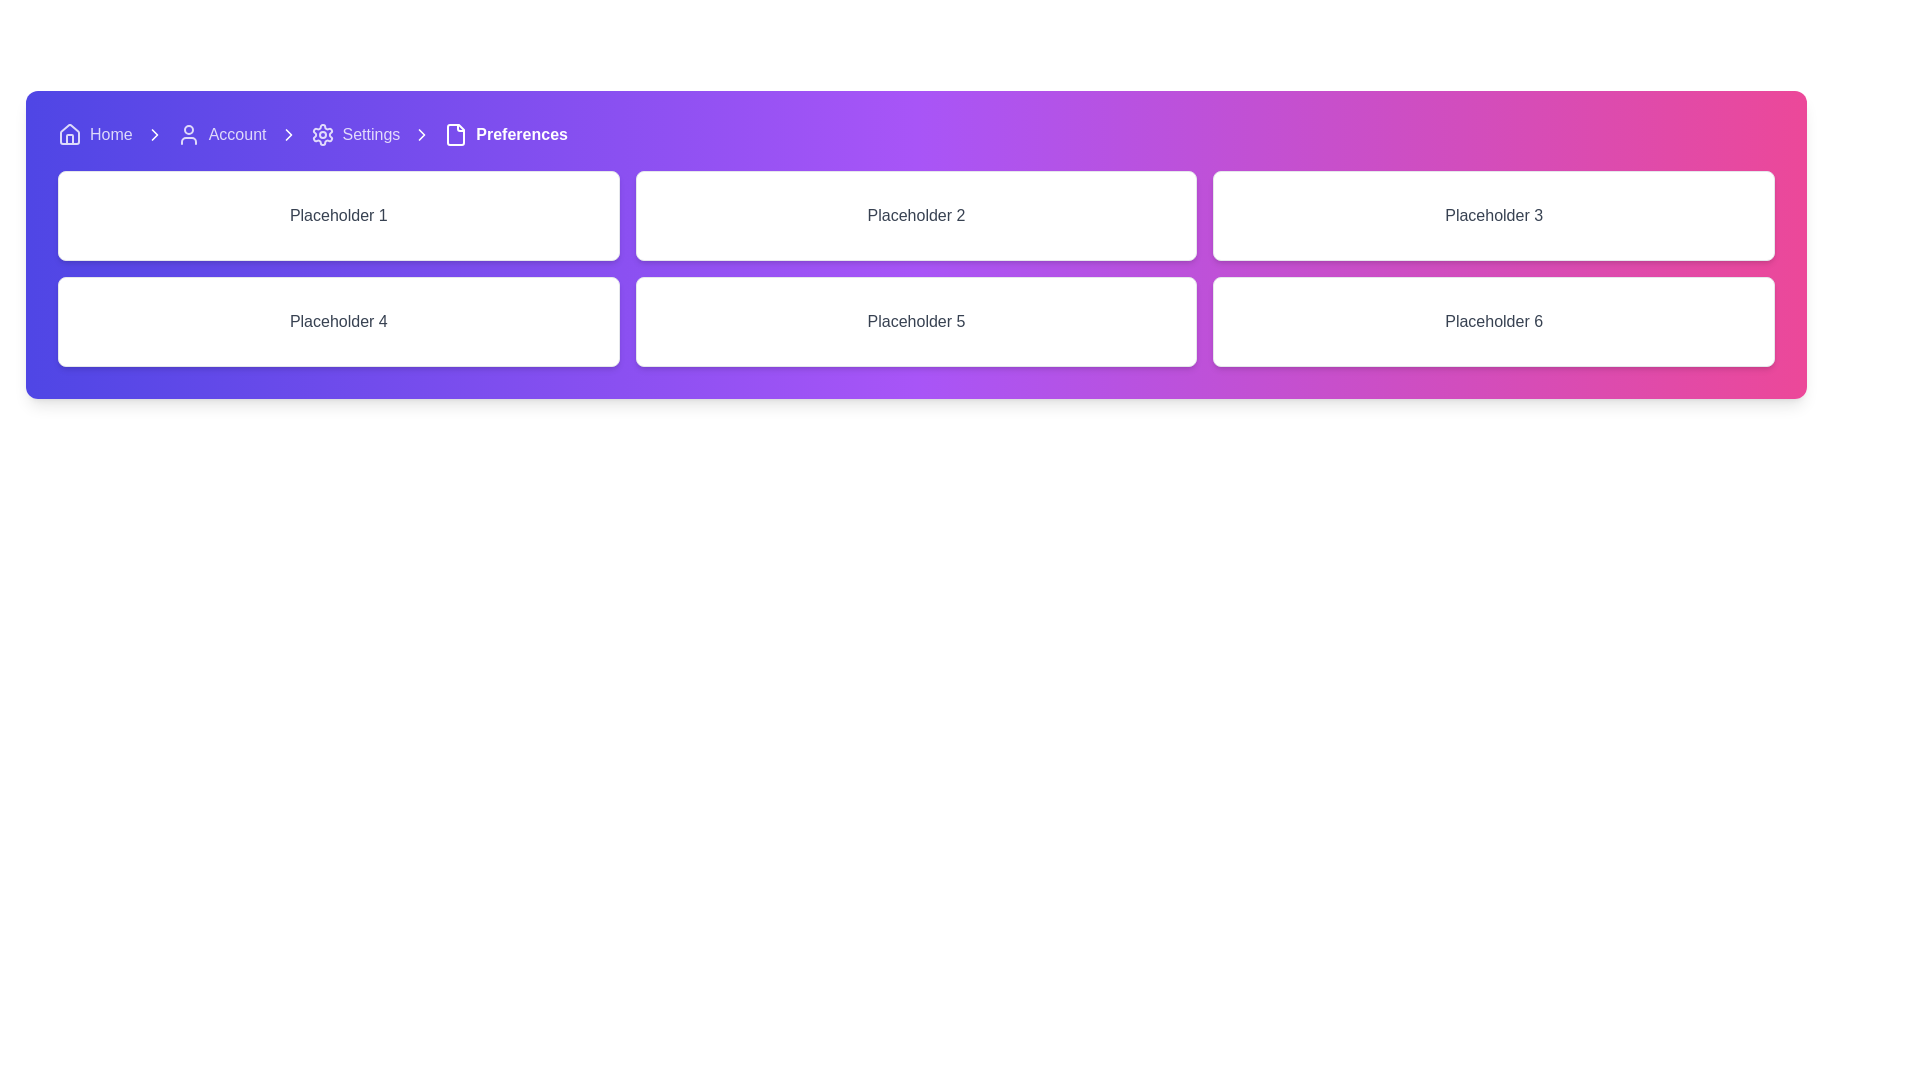 This screenshot has height=1080, width=1920. I want to click on the 'Settings' hyperlink in the breadcrumb navigation menu, so click(355, 135).